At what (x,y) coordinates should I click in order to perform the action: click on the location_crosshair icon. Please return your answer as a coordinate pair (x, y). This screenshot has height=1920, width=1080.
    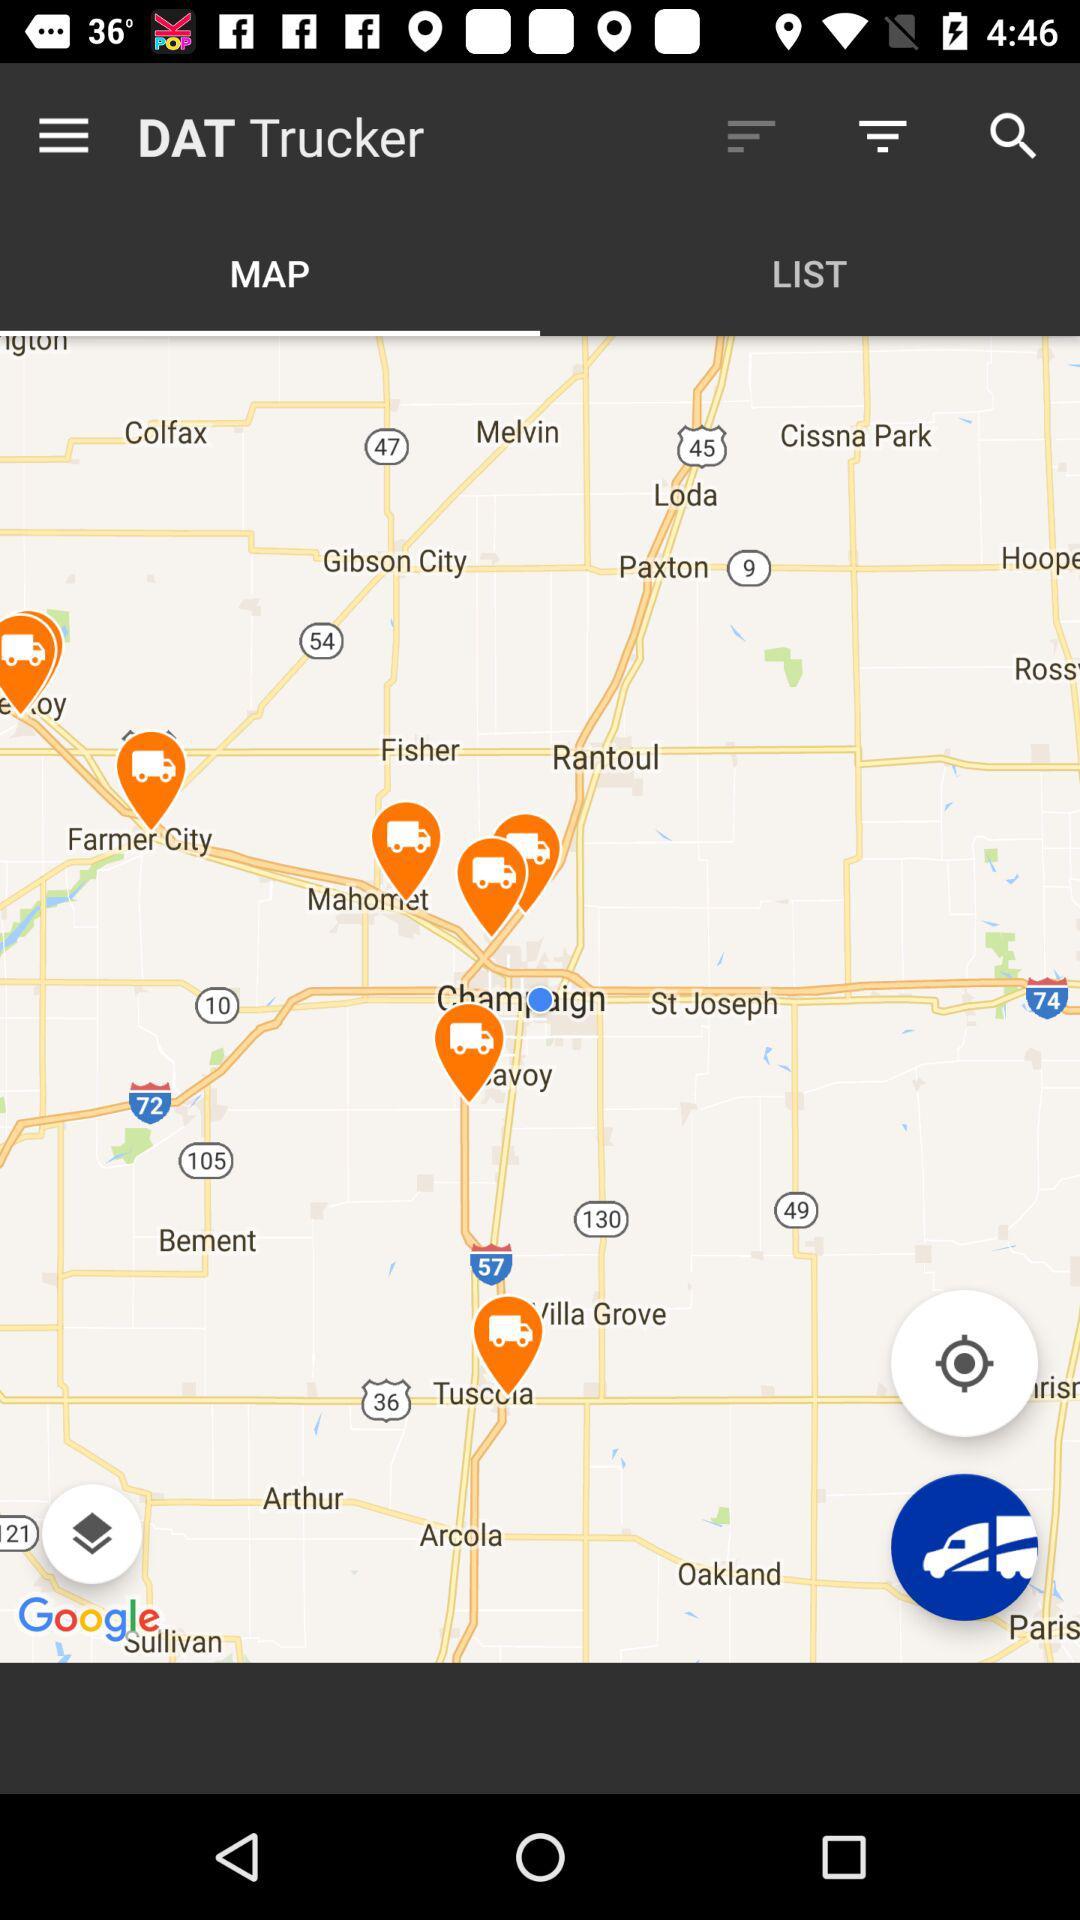
    Looking at the image, I should click on (963, 1362).